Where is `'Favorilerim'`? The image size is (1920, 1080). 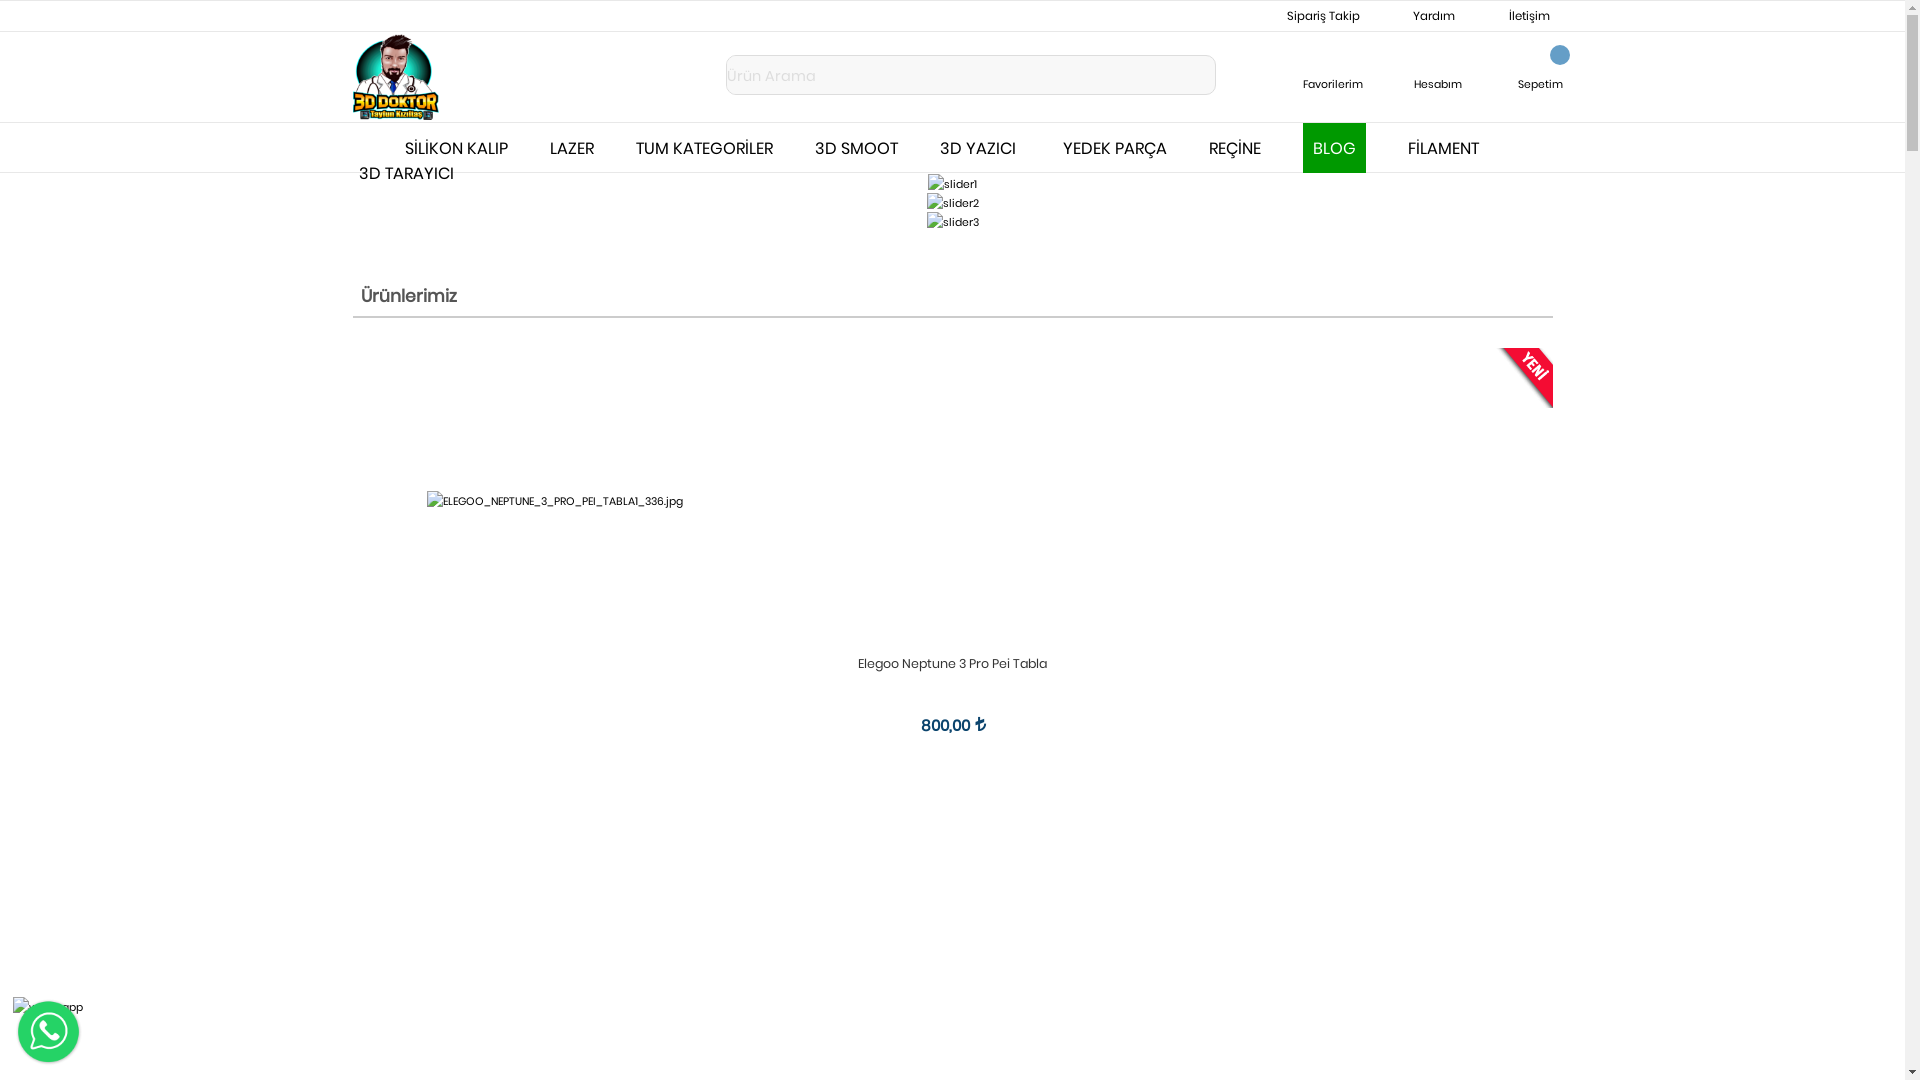
'Favorilerim' is located at coordinates (1333, 68).